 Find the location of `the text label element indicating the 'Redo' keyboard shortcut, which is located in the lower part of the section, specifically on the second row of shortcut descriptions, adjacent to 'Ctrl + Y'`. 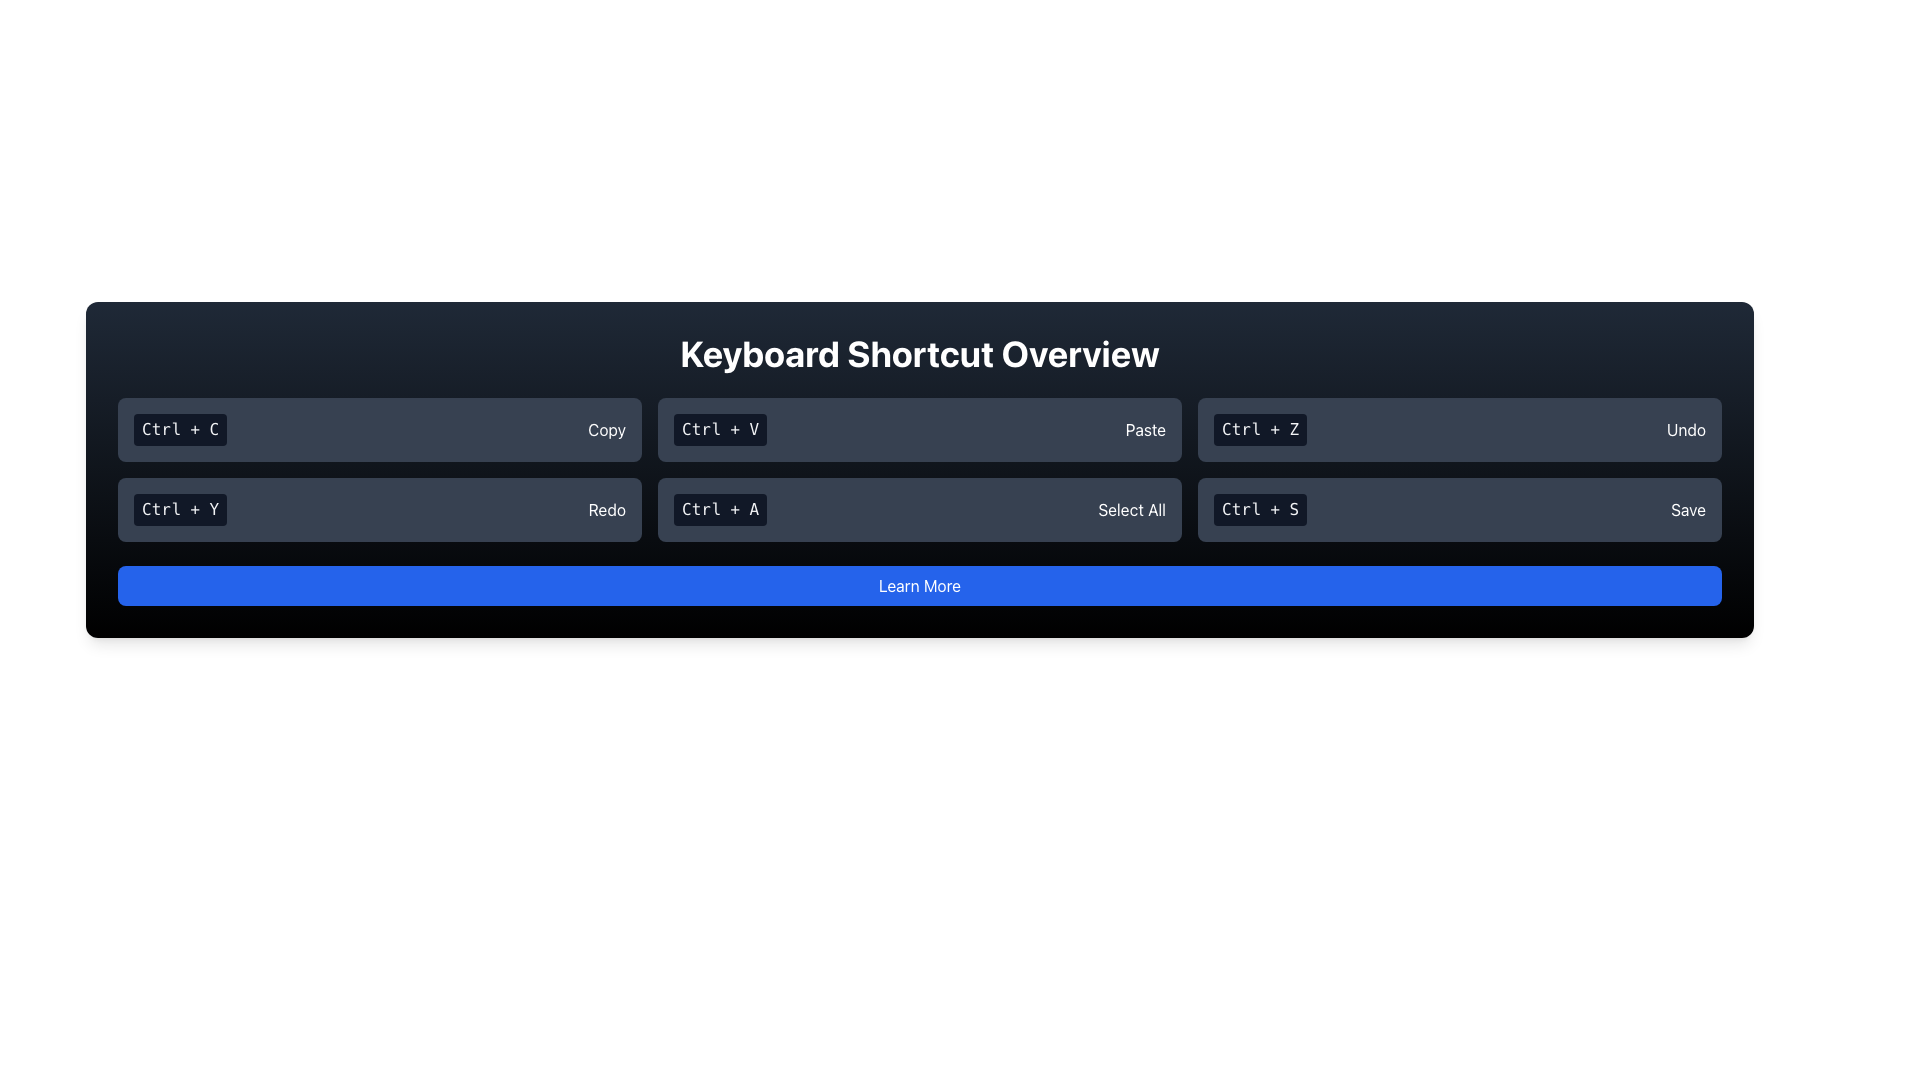

the text label element indicating the 'Redo' keyboard shortcut, which is located in the lower part of the section, specifically on the second row of shortcut descriptions, adjacent to 'Ctrl + Y' is located at coordinates (606, 508).